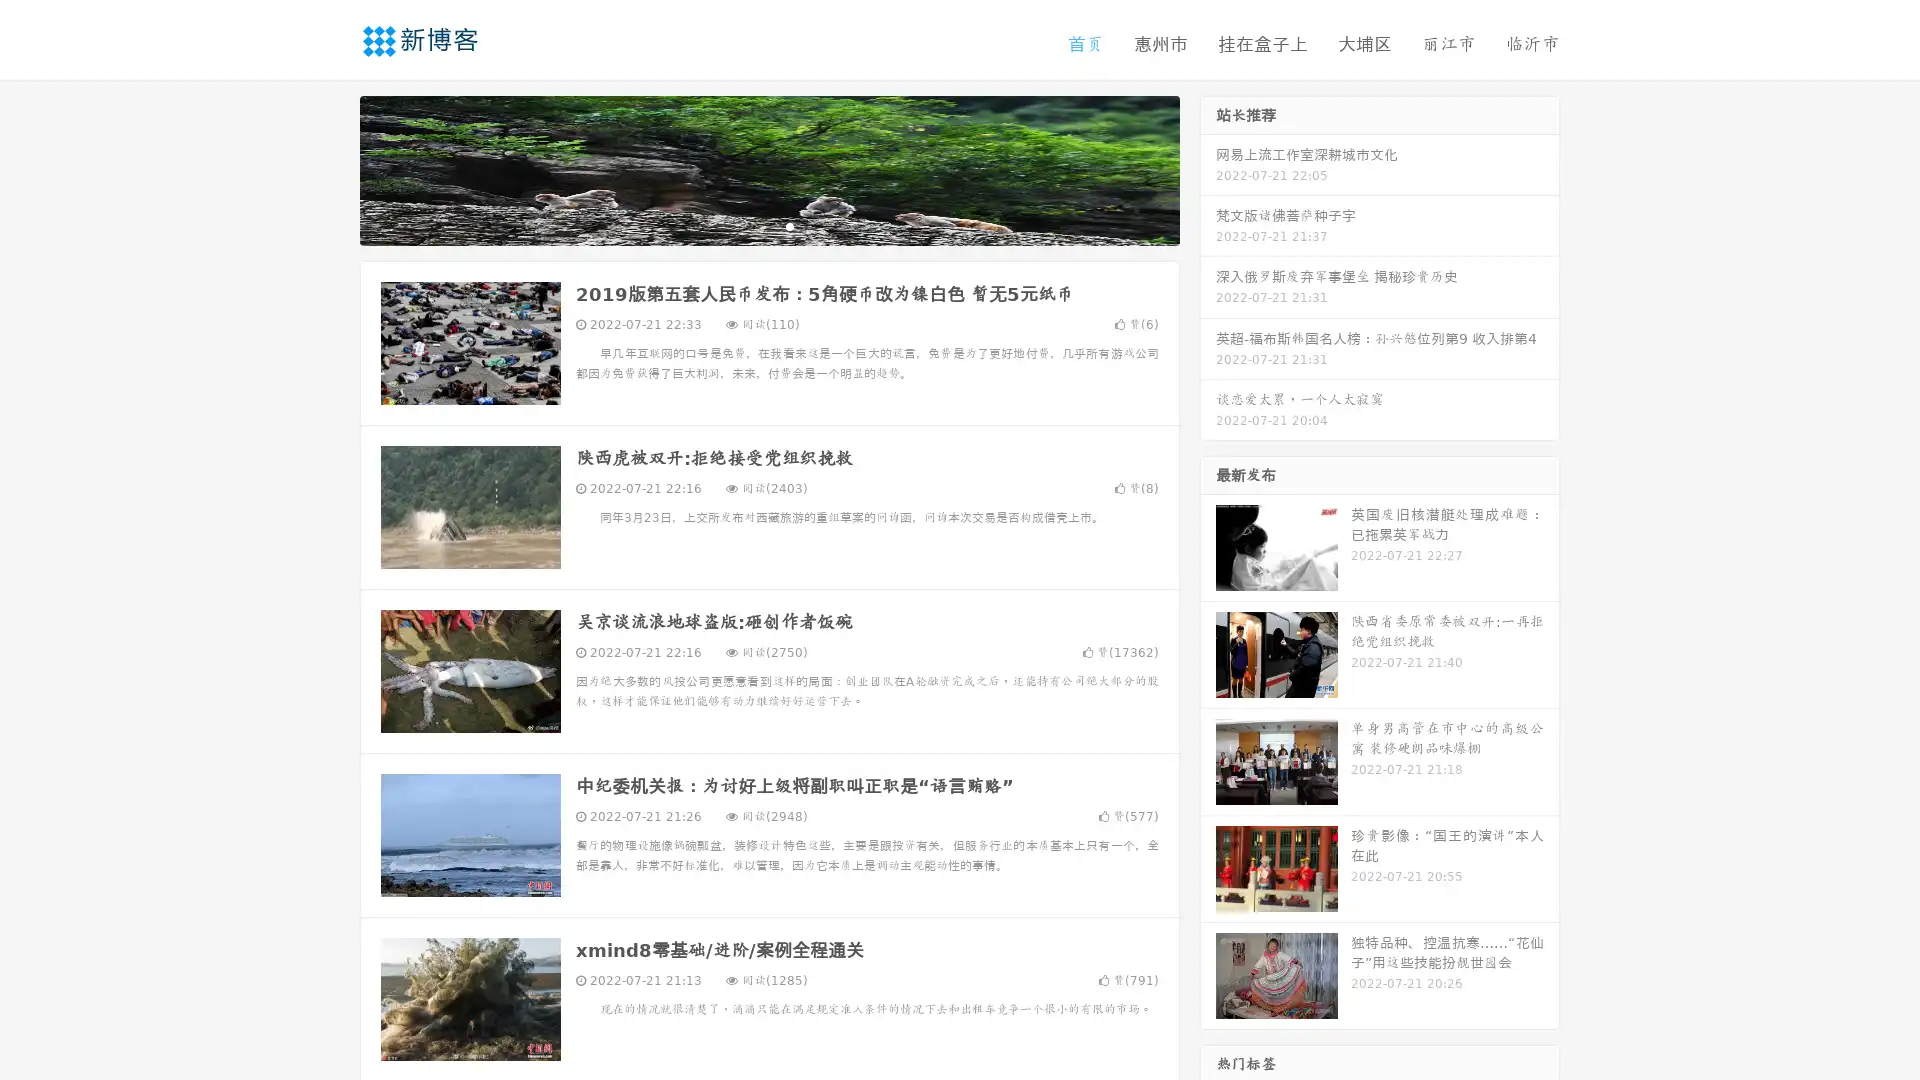 Image resolution: width=1920 pixels, height=1080 pixels. Describe the element at coordinates (768, 225) in the screenshot. I see `Go to slide 2` at that location.